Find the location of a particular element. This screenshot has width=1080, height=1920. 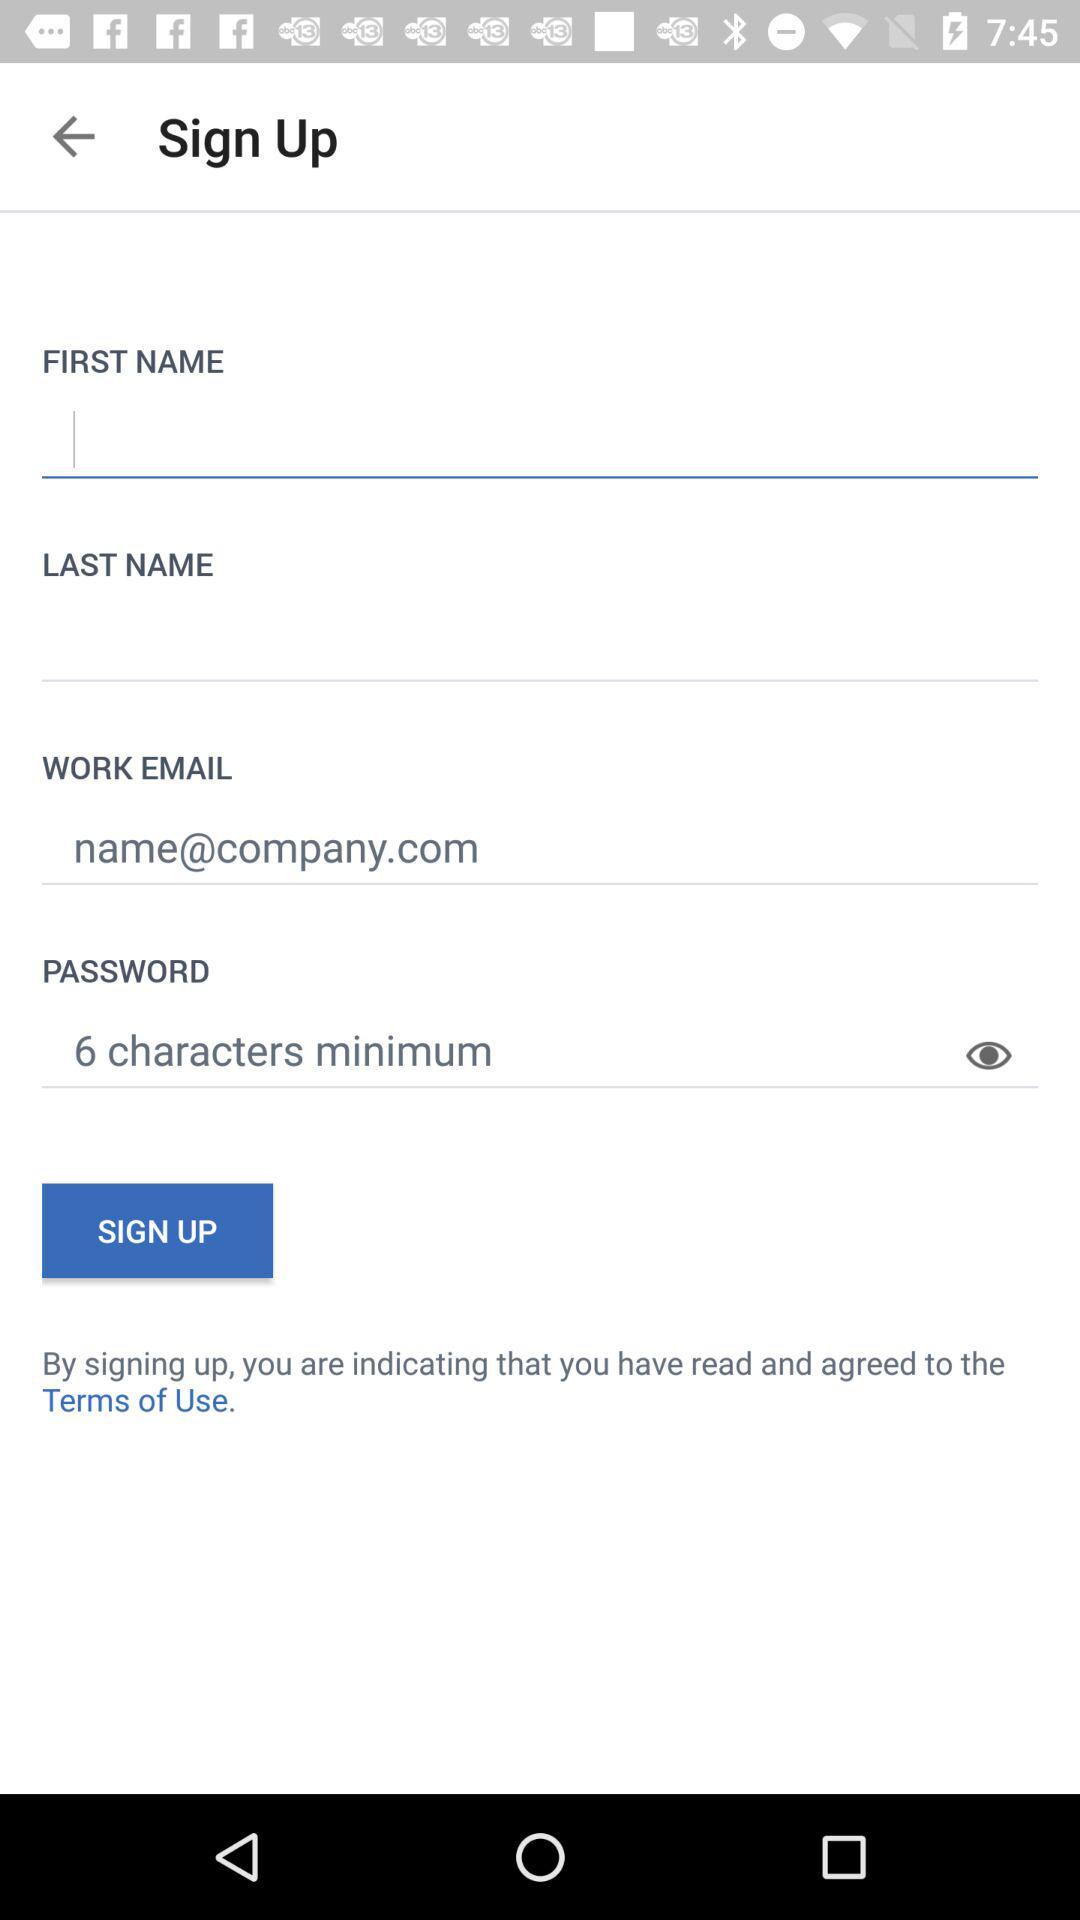

the by signing up icon is located at coordinates (540, 1379).